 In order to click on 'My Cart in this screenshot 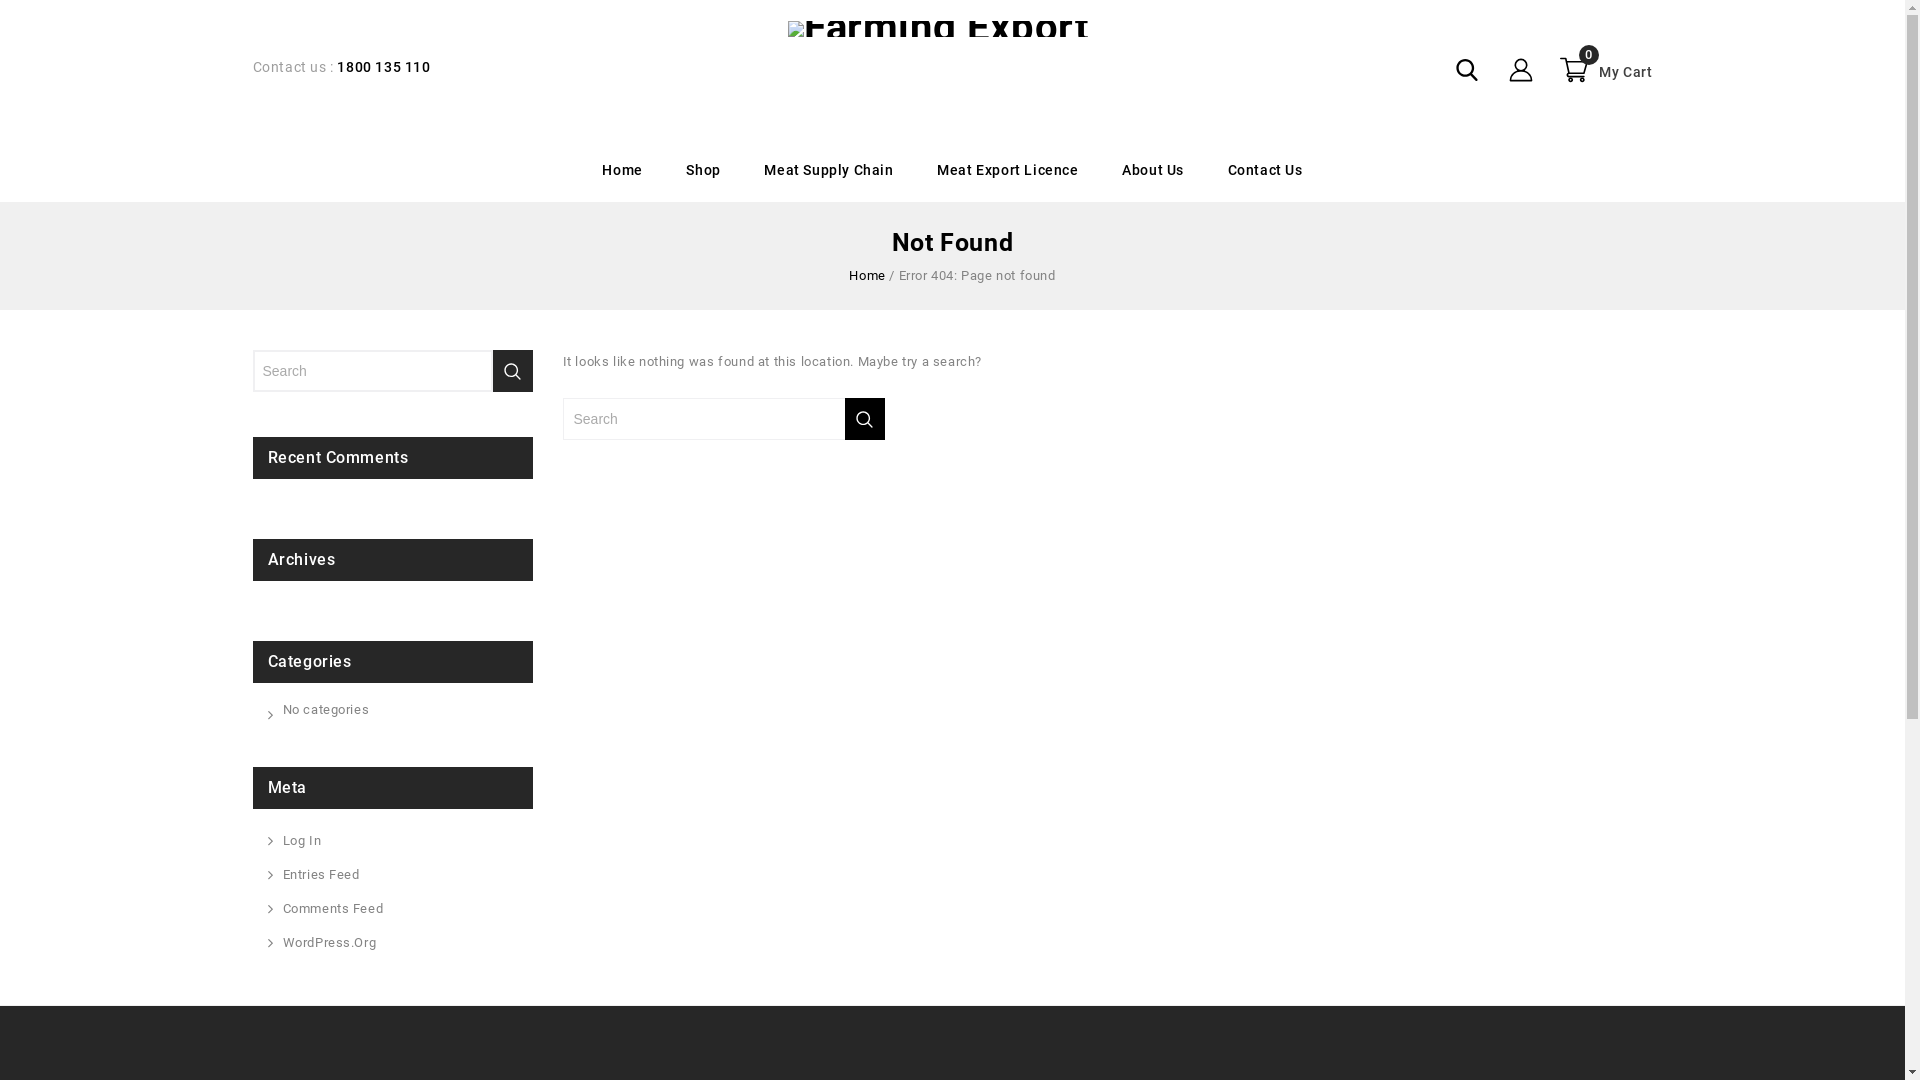, I will do `click(1603, 68)`.